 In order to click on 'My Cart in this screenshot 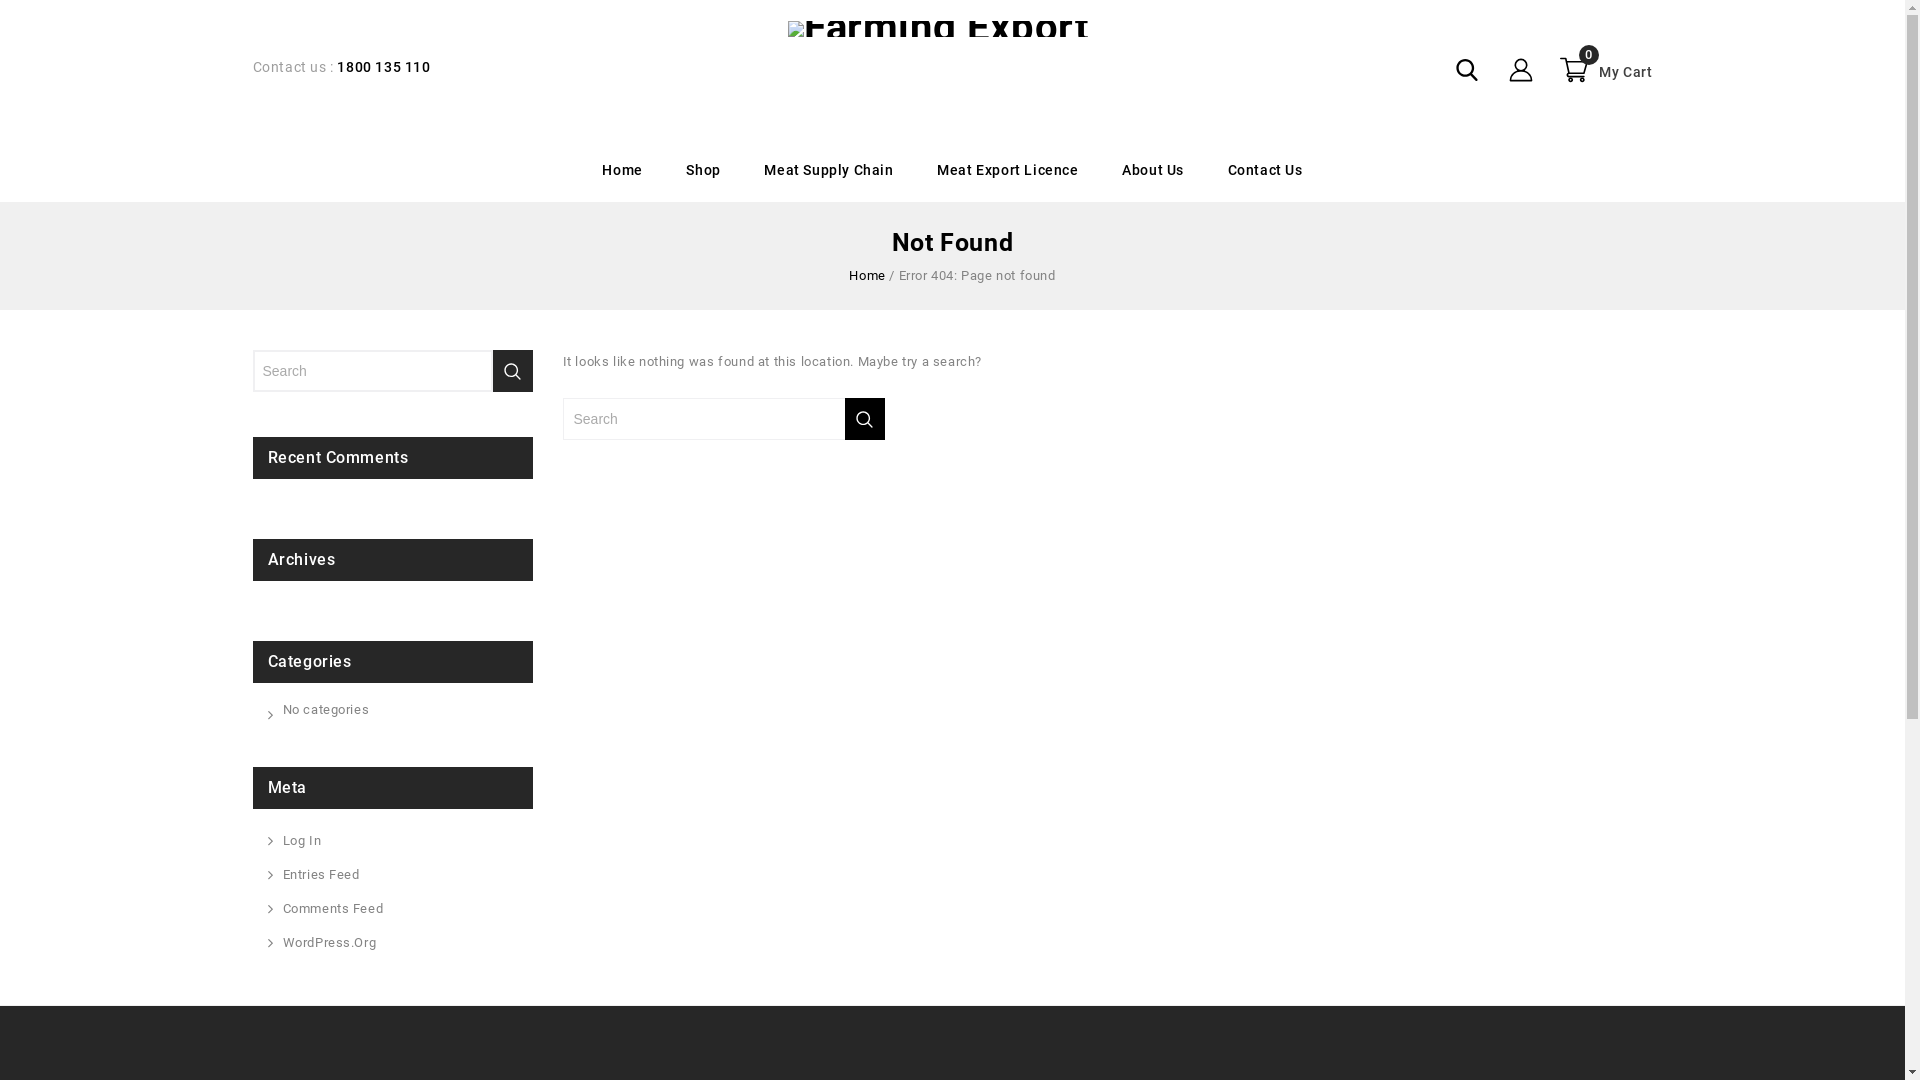, I will do `click(1603, 68)`.